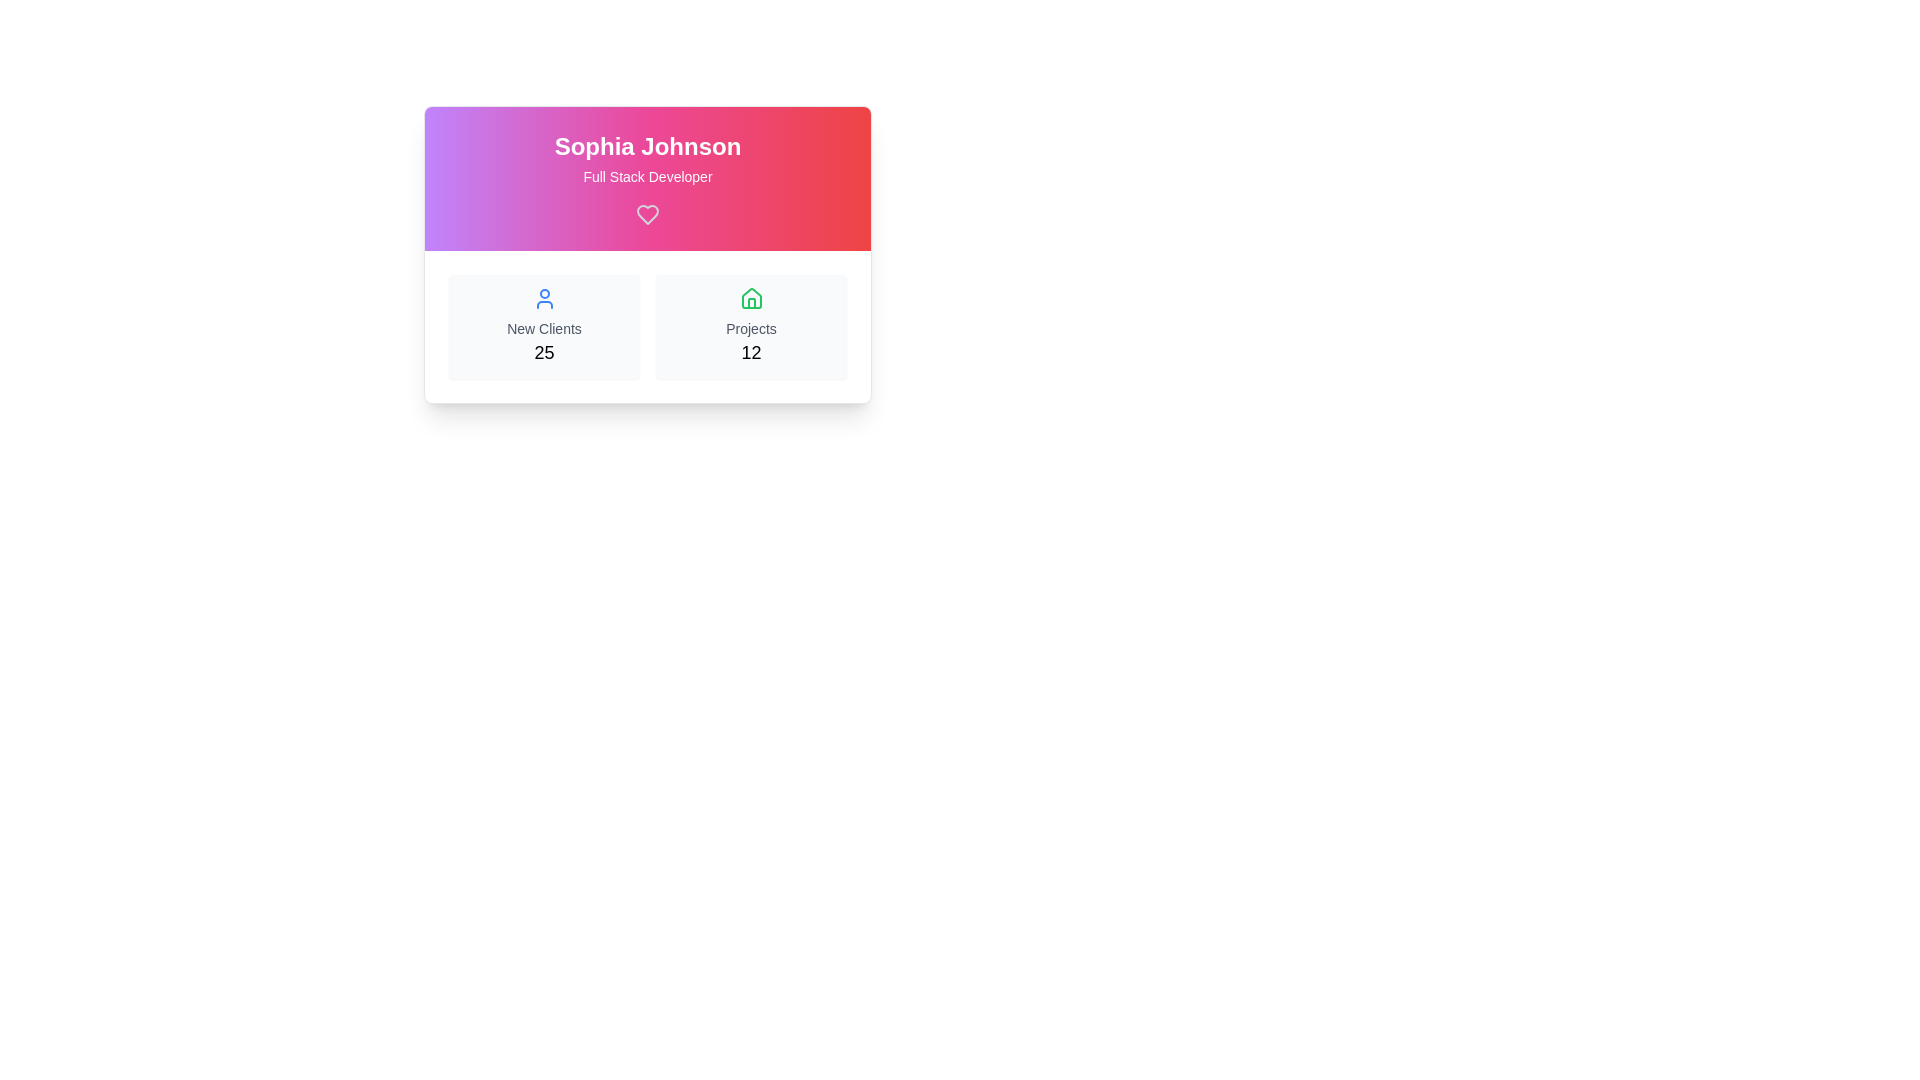 The width and height of the screenshot is (1920, 1080). What do you see at coordinates (750, 299) in the screenshot?
I see `the 'Projects' icon located centrally within the card that displays the title 'Projects' and the number '12'` at bounding box center [750, 299].